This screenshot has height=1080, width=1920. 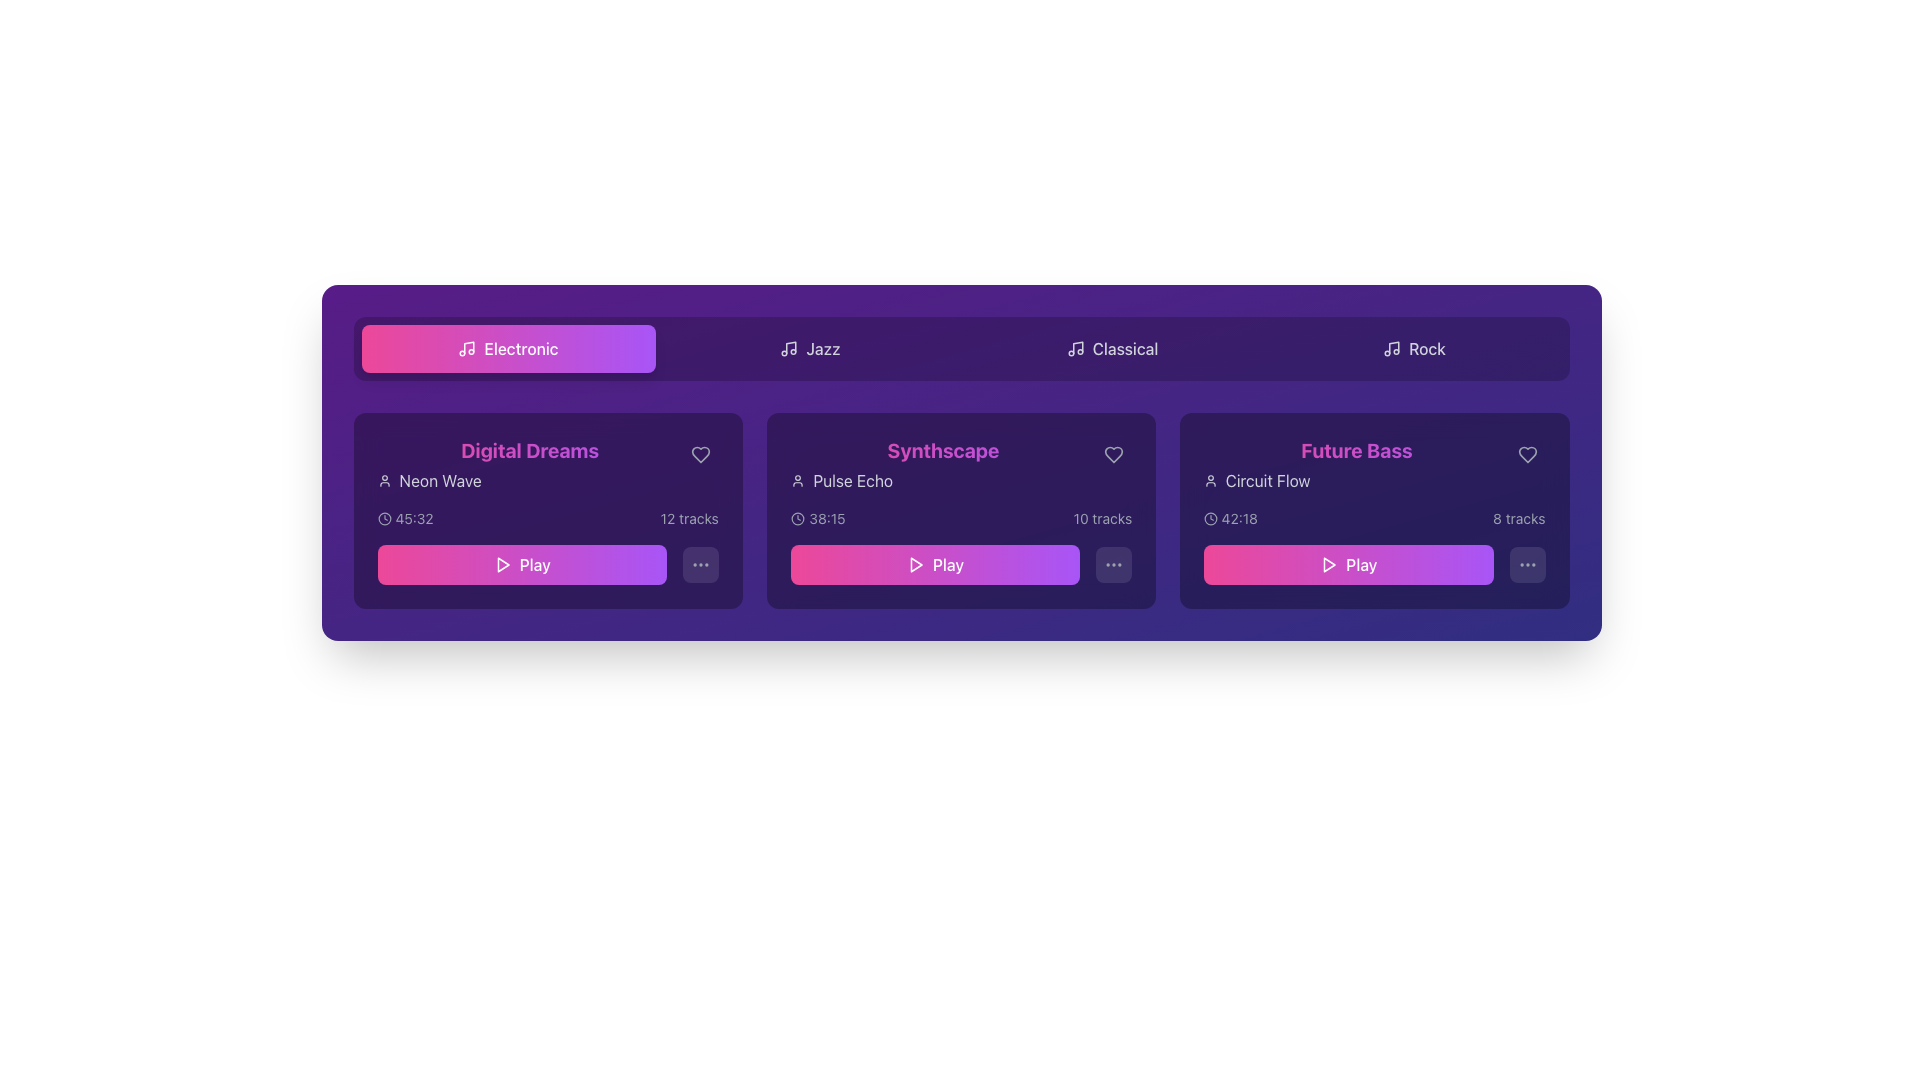 What do you see at coordinates (817, 518) in the screenshot?
I see `the time indicator text display located in the 'Synthscape' section, positioned to the left of the '10 tracks' label and below the song title` at bounding box center [817, 518].